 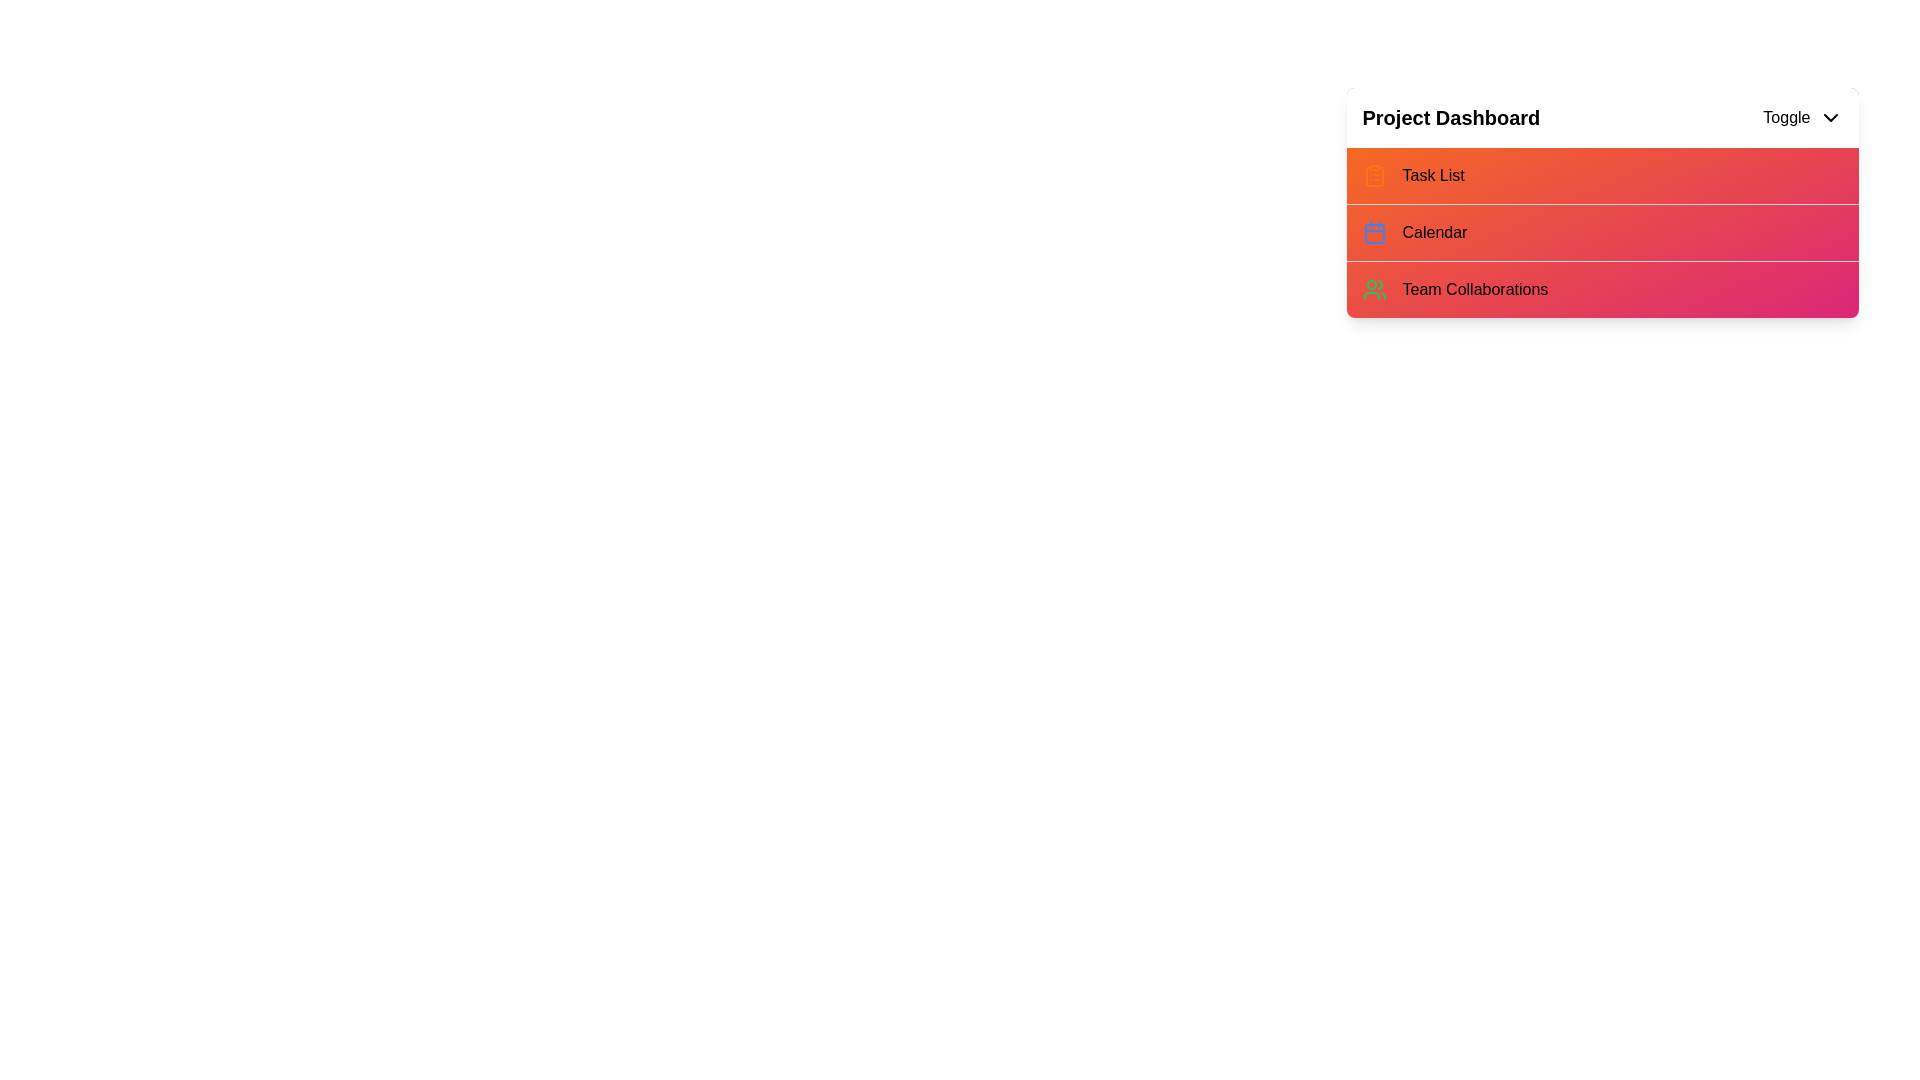 I want to click on the menu item Team Collaborations to select it, so click(x=1602, y=289).